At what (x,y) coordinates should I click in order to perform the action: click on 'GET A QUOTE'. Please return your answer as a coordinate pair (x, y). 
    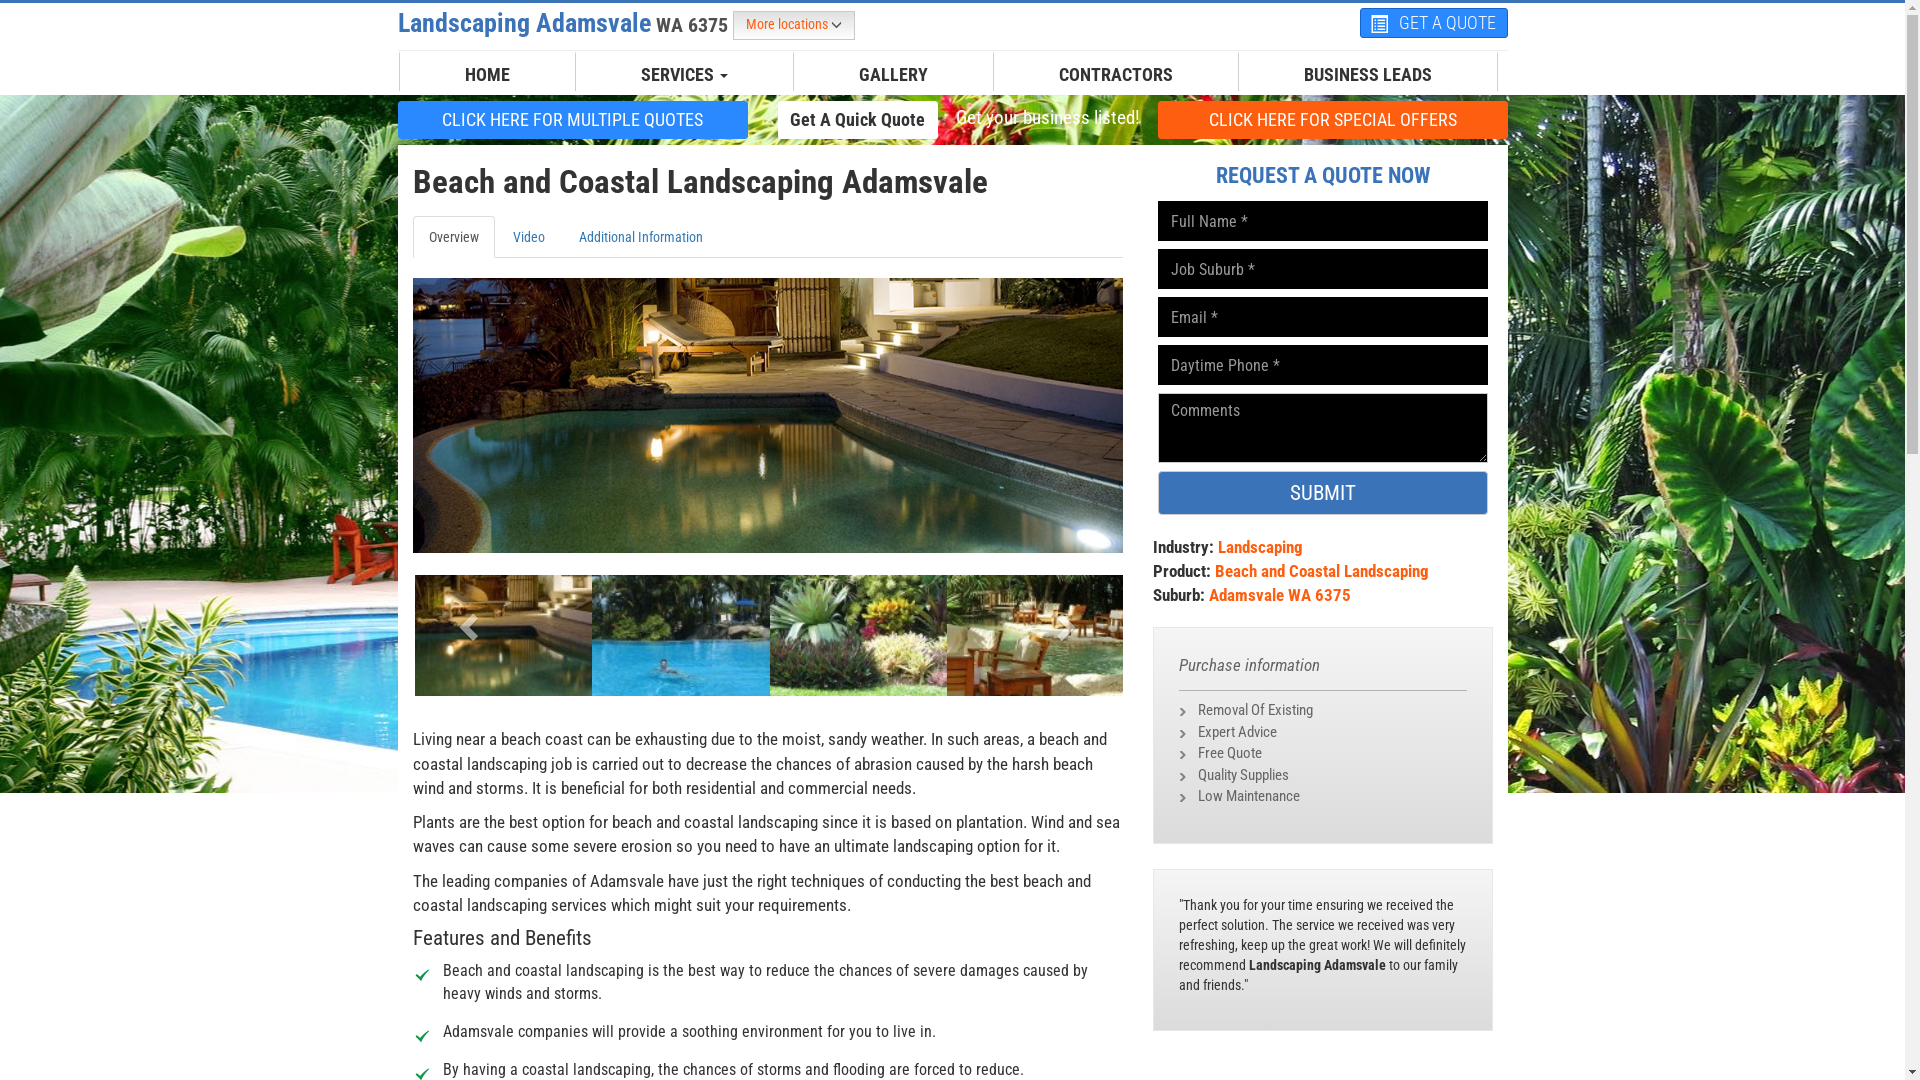
    Looking at the image, I should click on (1433, 23).